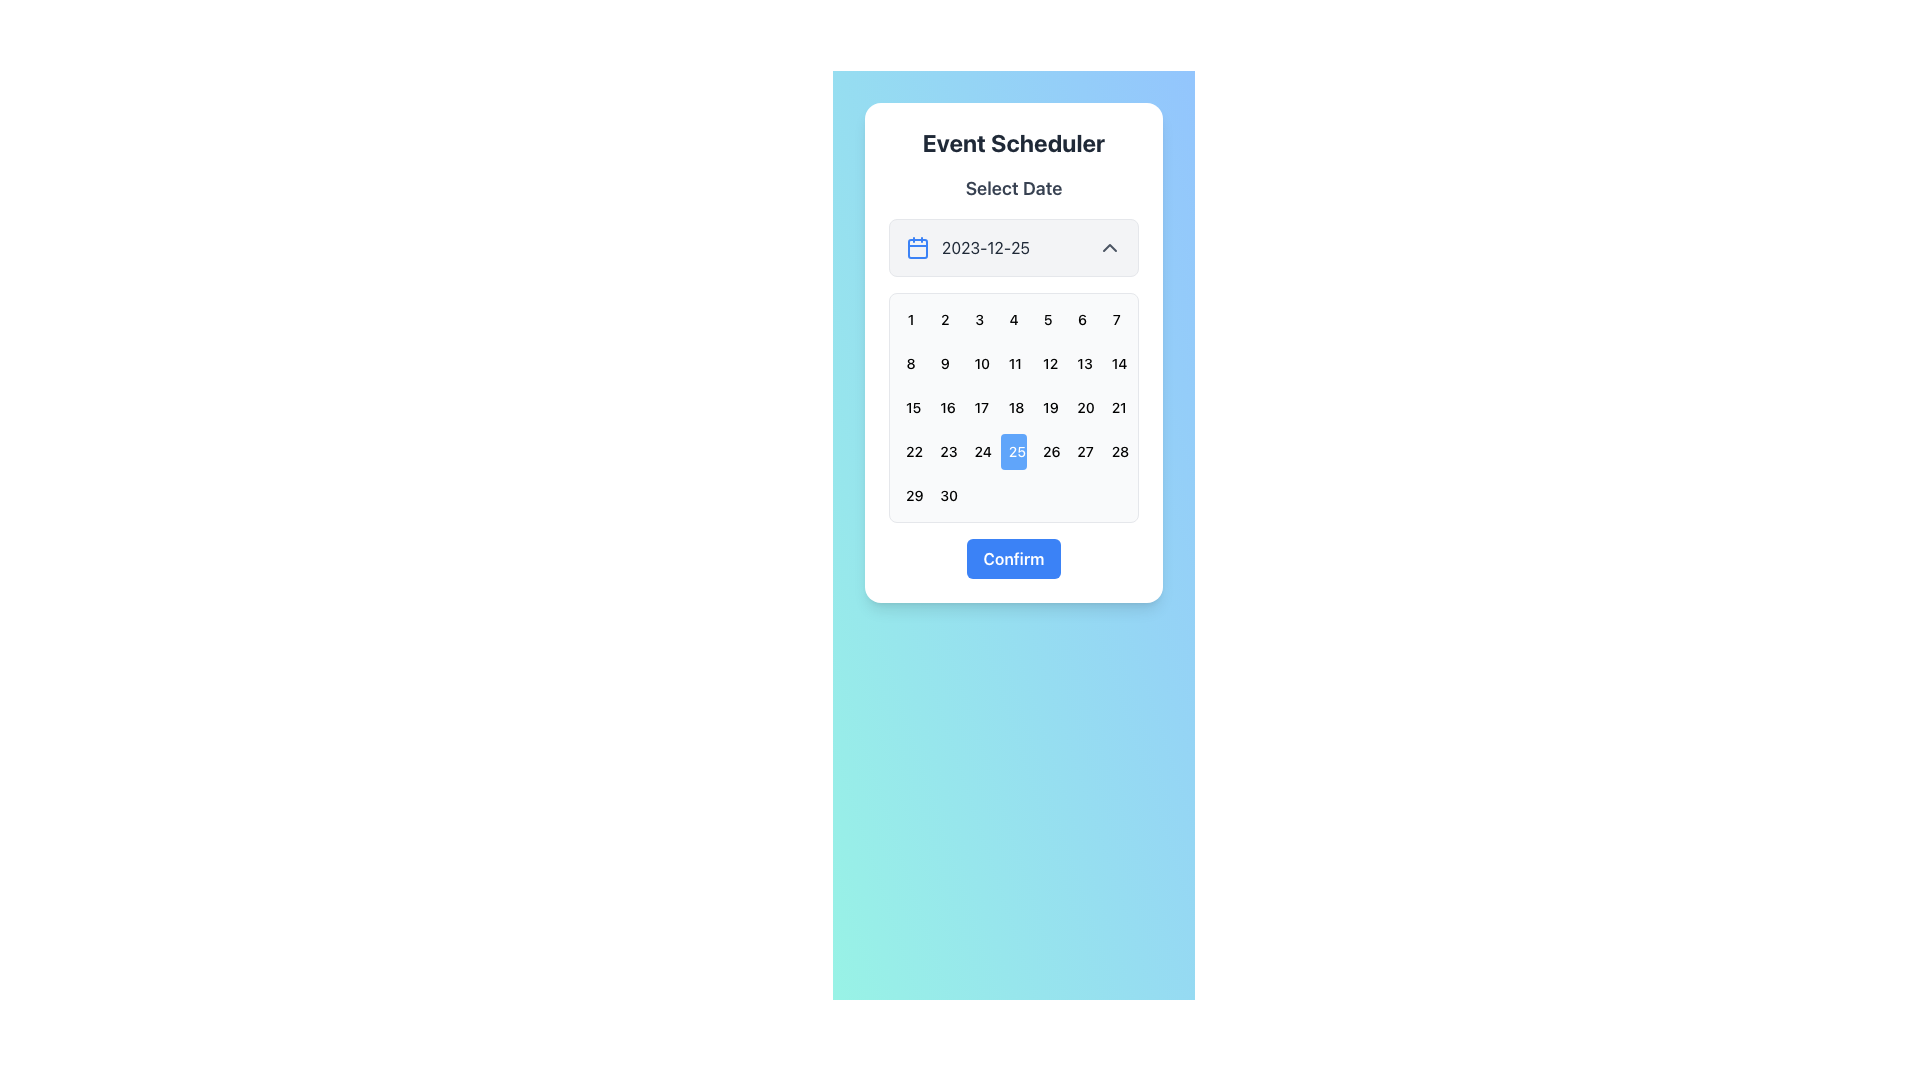 This screenshot has width=1920, height=1080. I want to click on the square-shaped button containing the number '4' in the top row of the calendar grid to observe the hover effect, so click(1013, 319).